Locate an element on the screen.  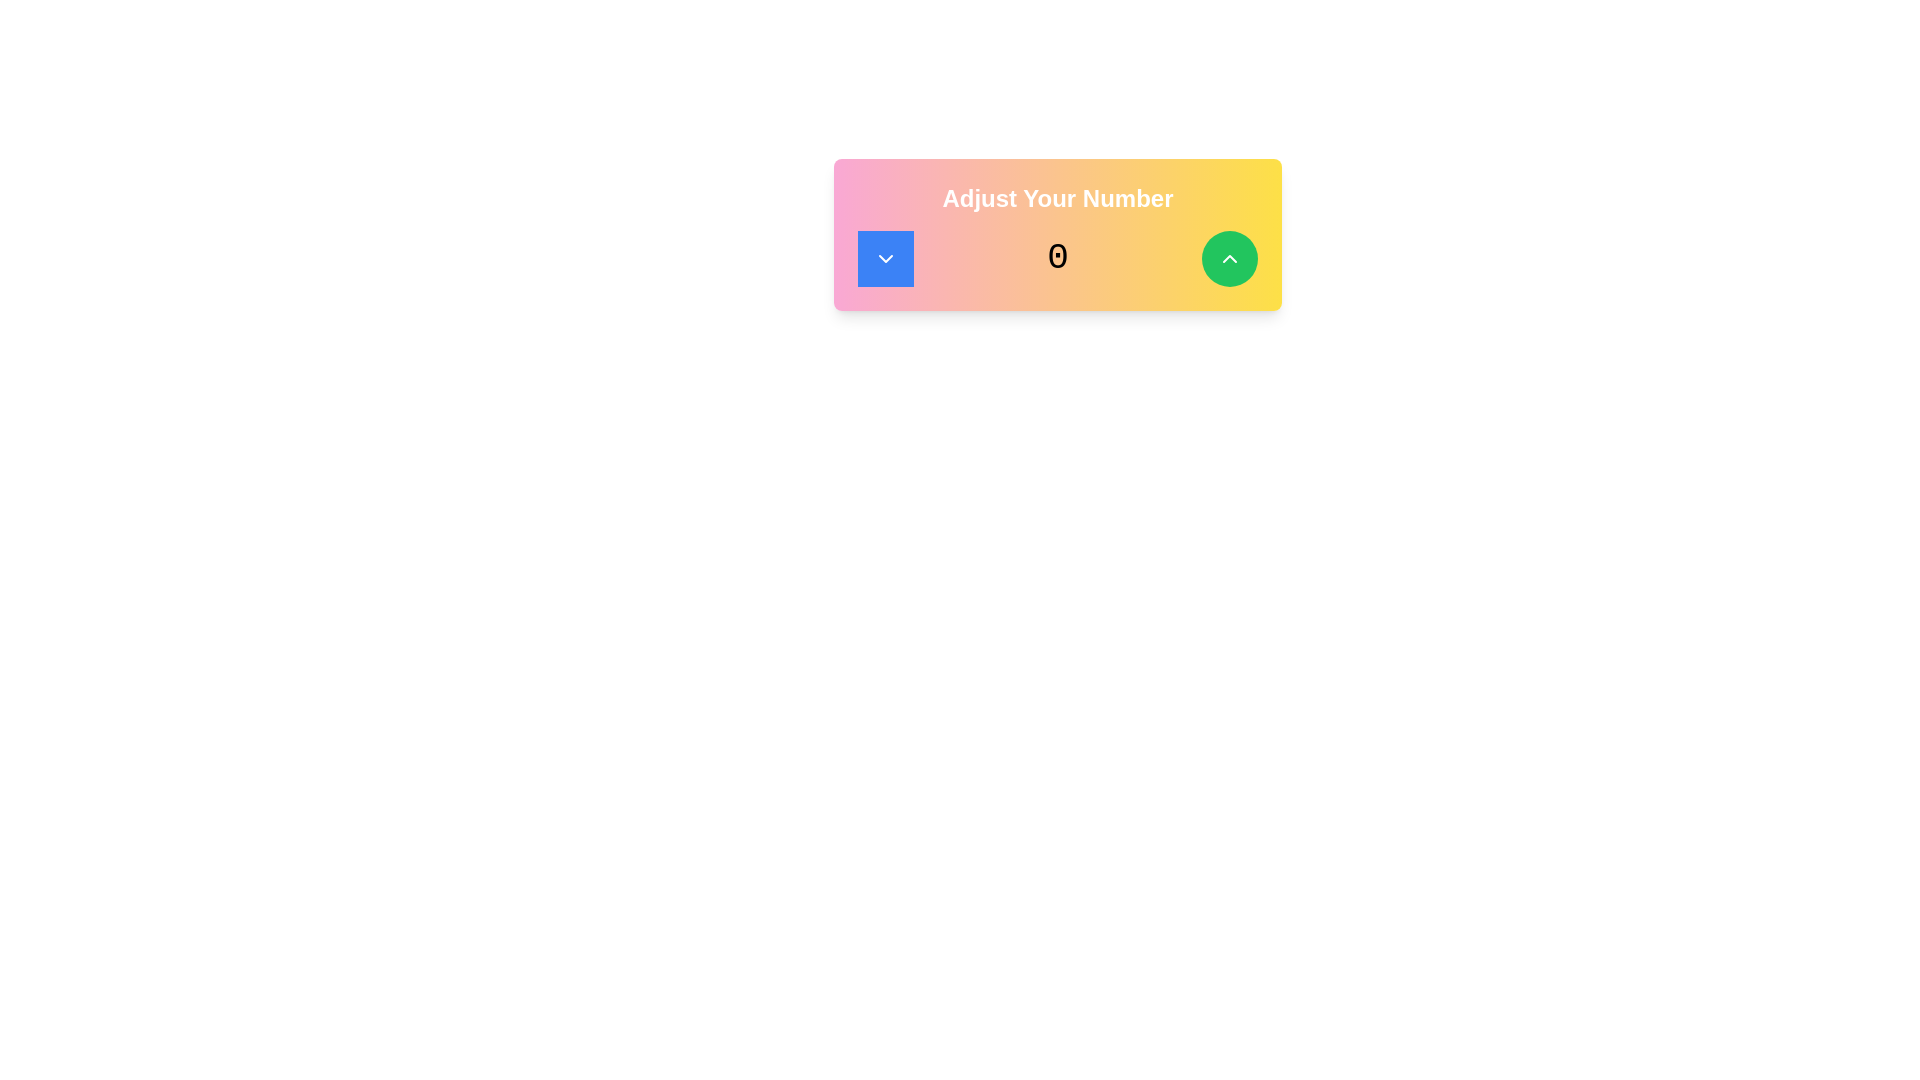
the bold, white static text heading 'Adjust Your Number' displayed prominently against a pink to yellow gradient background is located at coordinates (1056, 199).